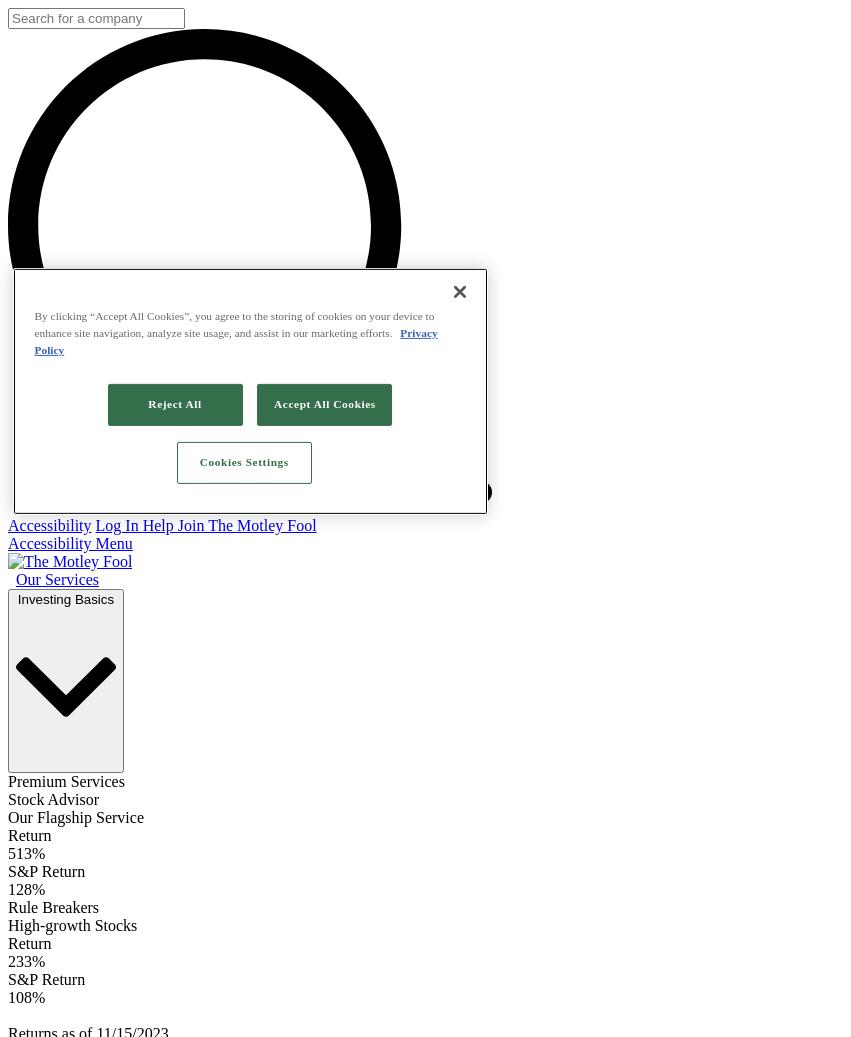 The height and width of the screenshot is (1037, 851). What do you see at coordinates (57, 579) in the screenshot?
I see `'Our Services'` at bounding box center [57, 579].